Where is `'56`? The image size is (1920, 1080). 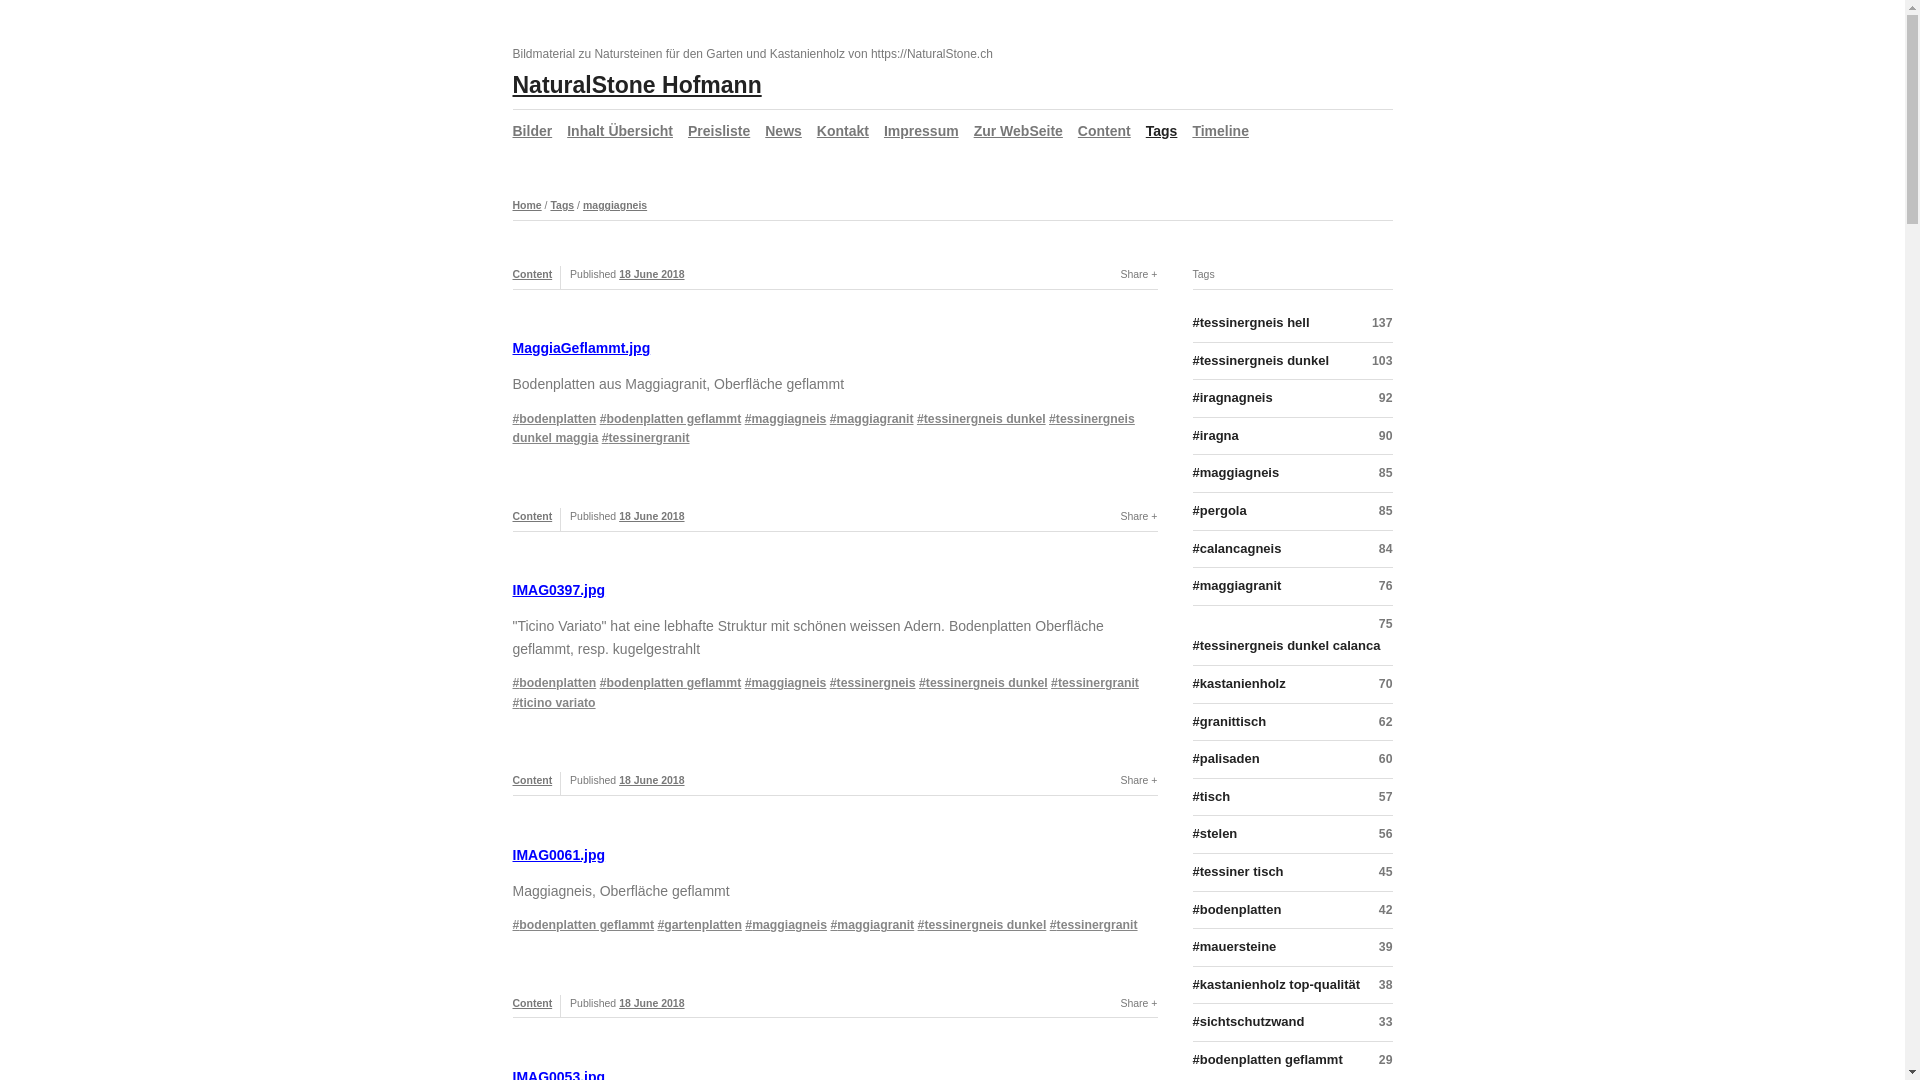
'56 is located at coordinates (1291, 834).